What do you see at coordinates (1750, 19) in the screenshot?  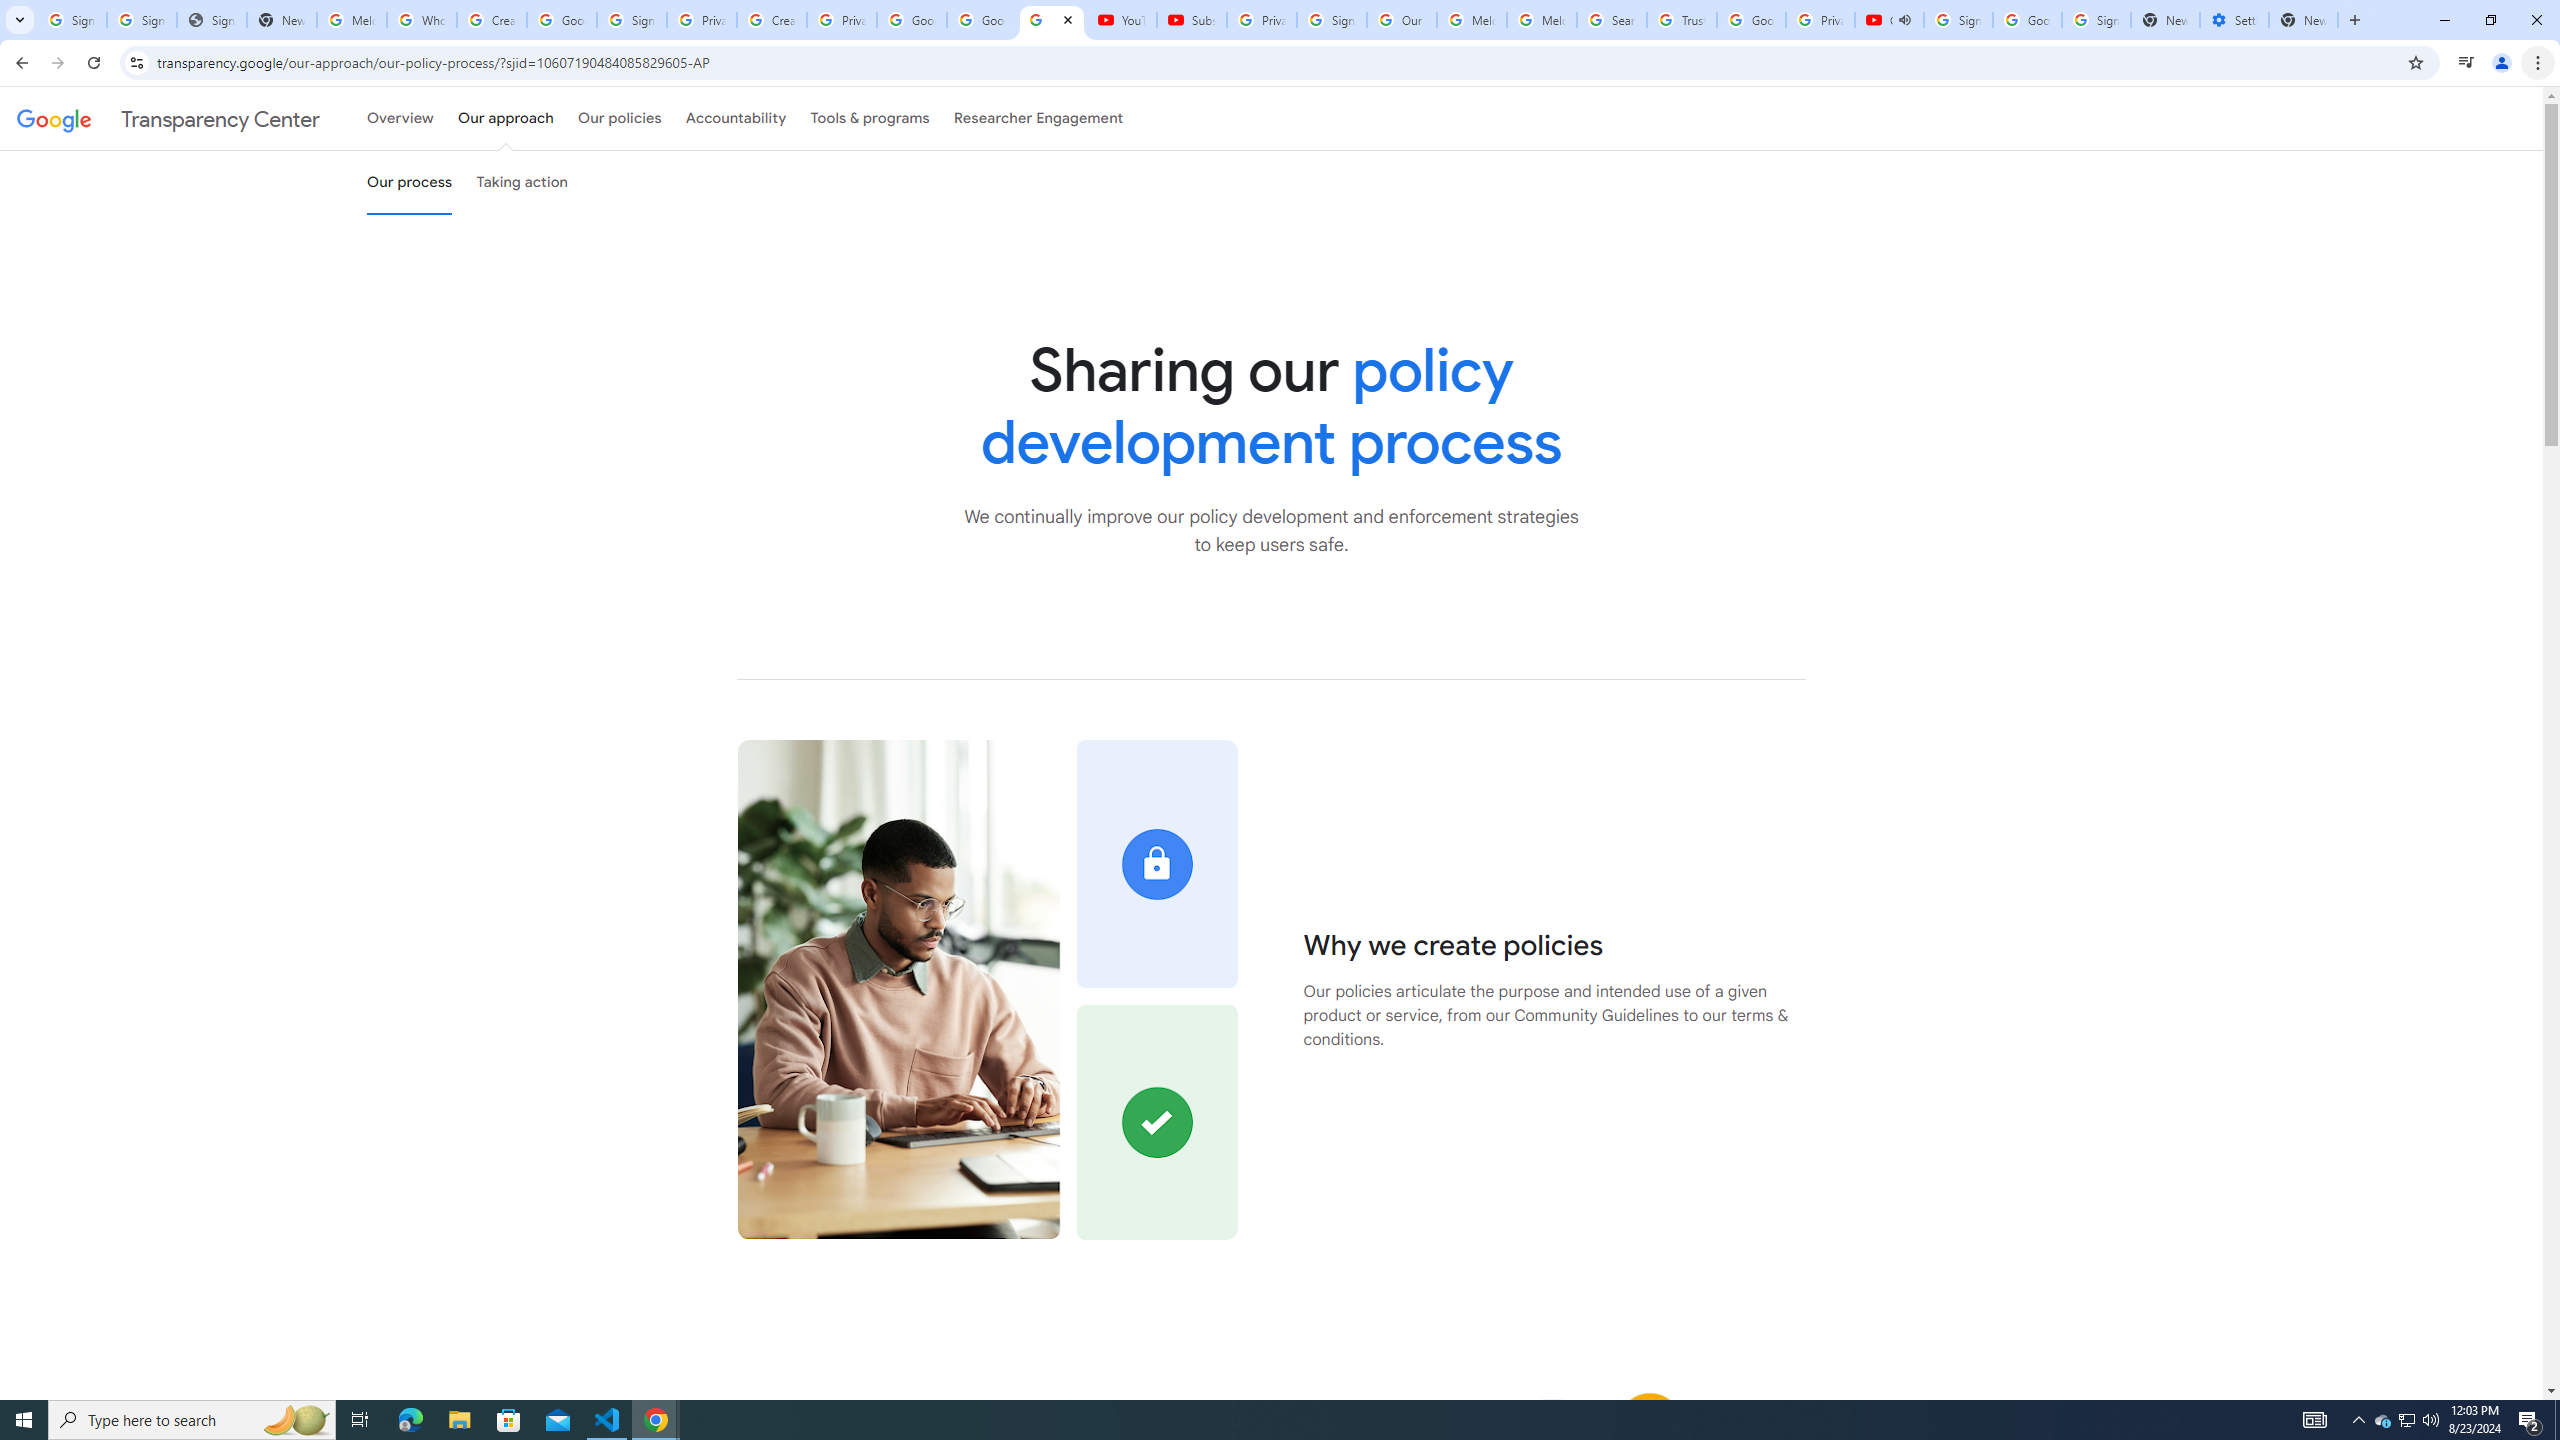 I see `'Google Ads - Sign in'` at bounding box center [1750, 19].